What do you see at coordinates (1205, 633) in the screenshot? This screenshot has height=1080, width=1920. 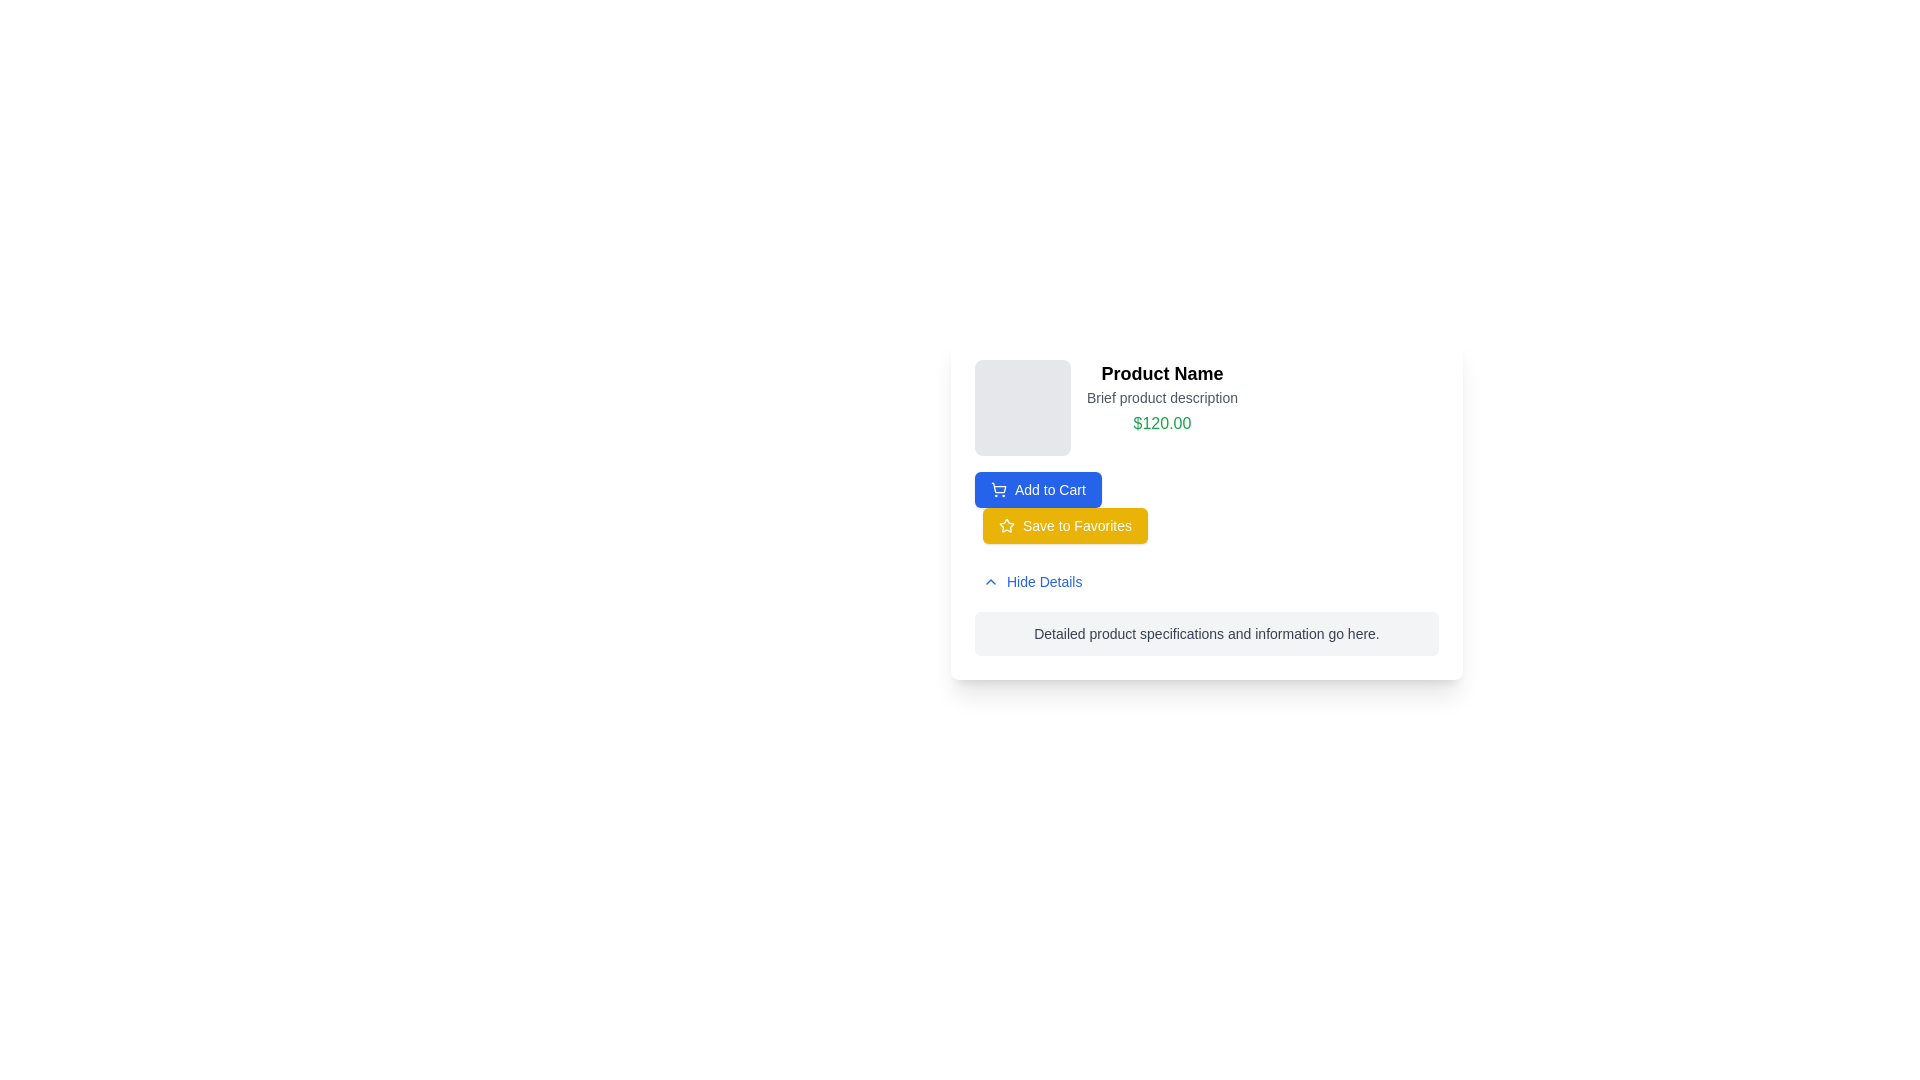 I see `the Informative Text Section that displays detailed product specifications, located beneath the 'Hide Details' link` at bounding box center [1205, 633].